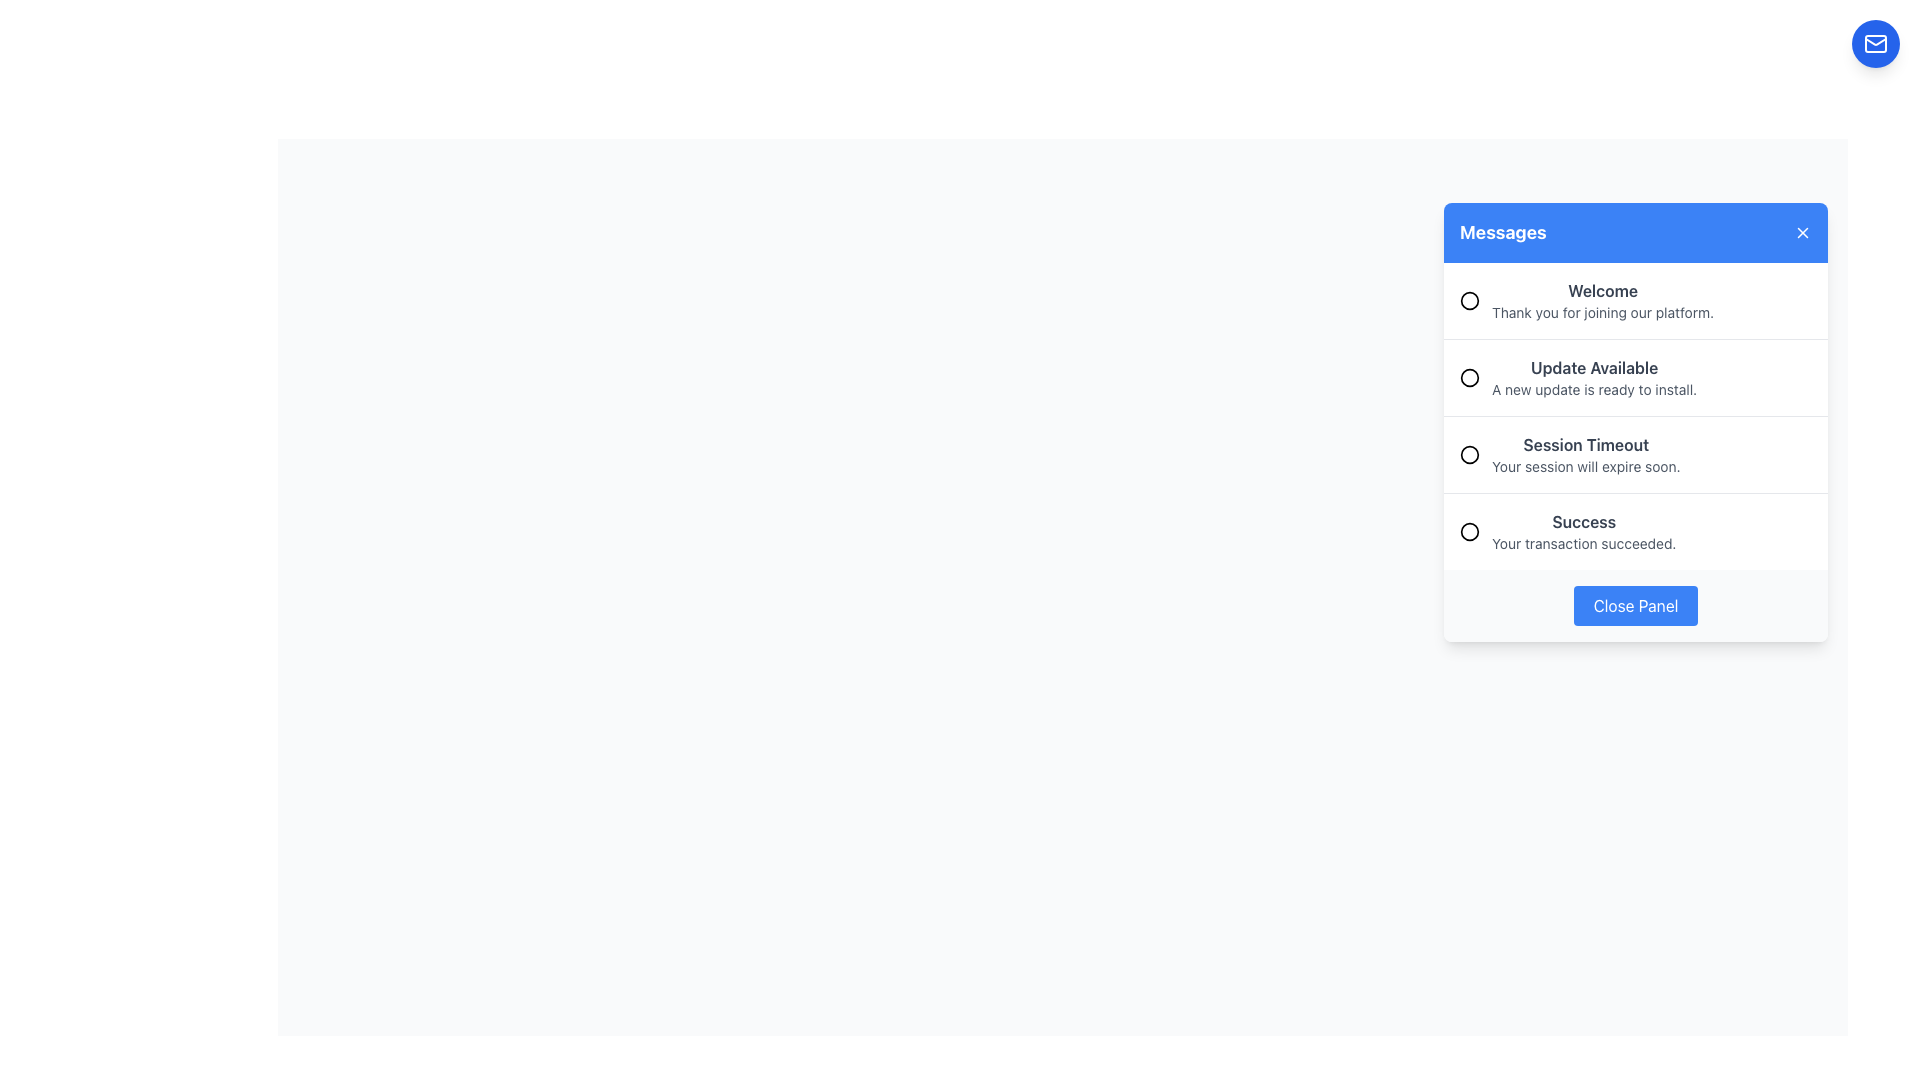  Describe the element at coordinates (1583, 543) in the screenshot. I see `the confirmation message Text Label located beneath the 'Success' text in the 'Messages' panel` at that location.